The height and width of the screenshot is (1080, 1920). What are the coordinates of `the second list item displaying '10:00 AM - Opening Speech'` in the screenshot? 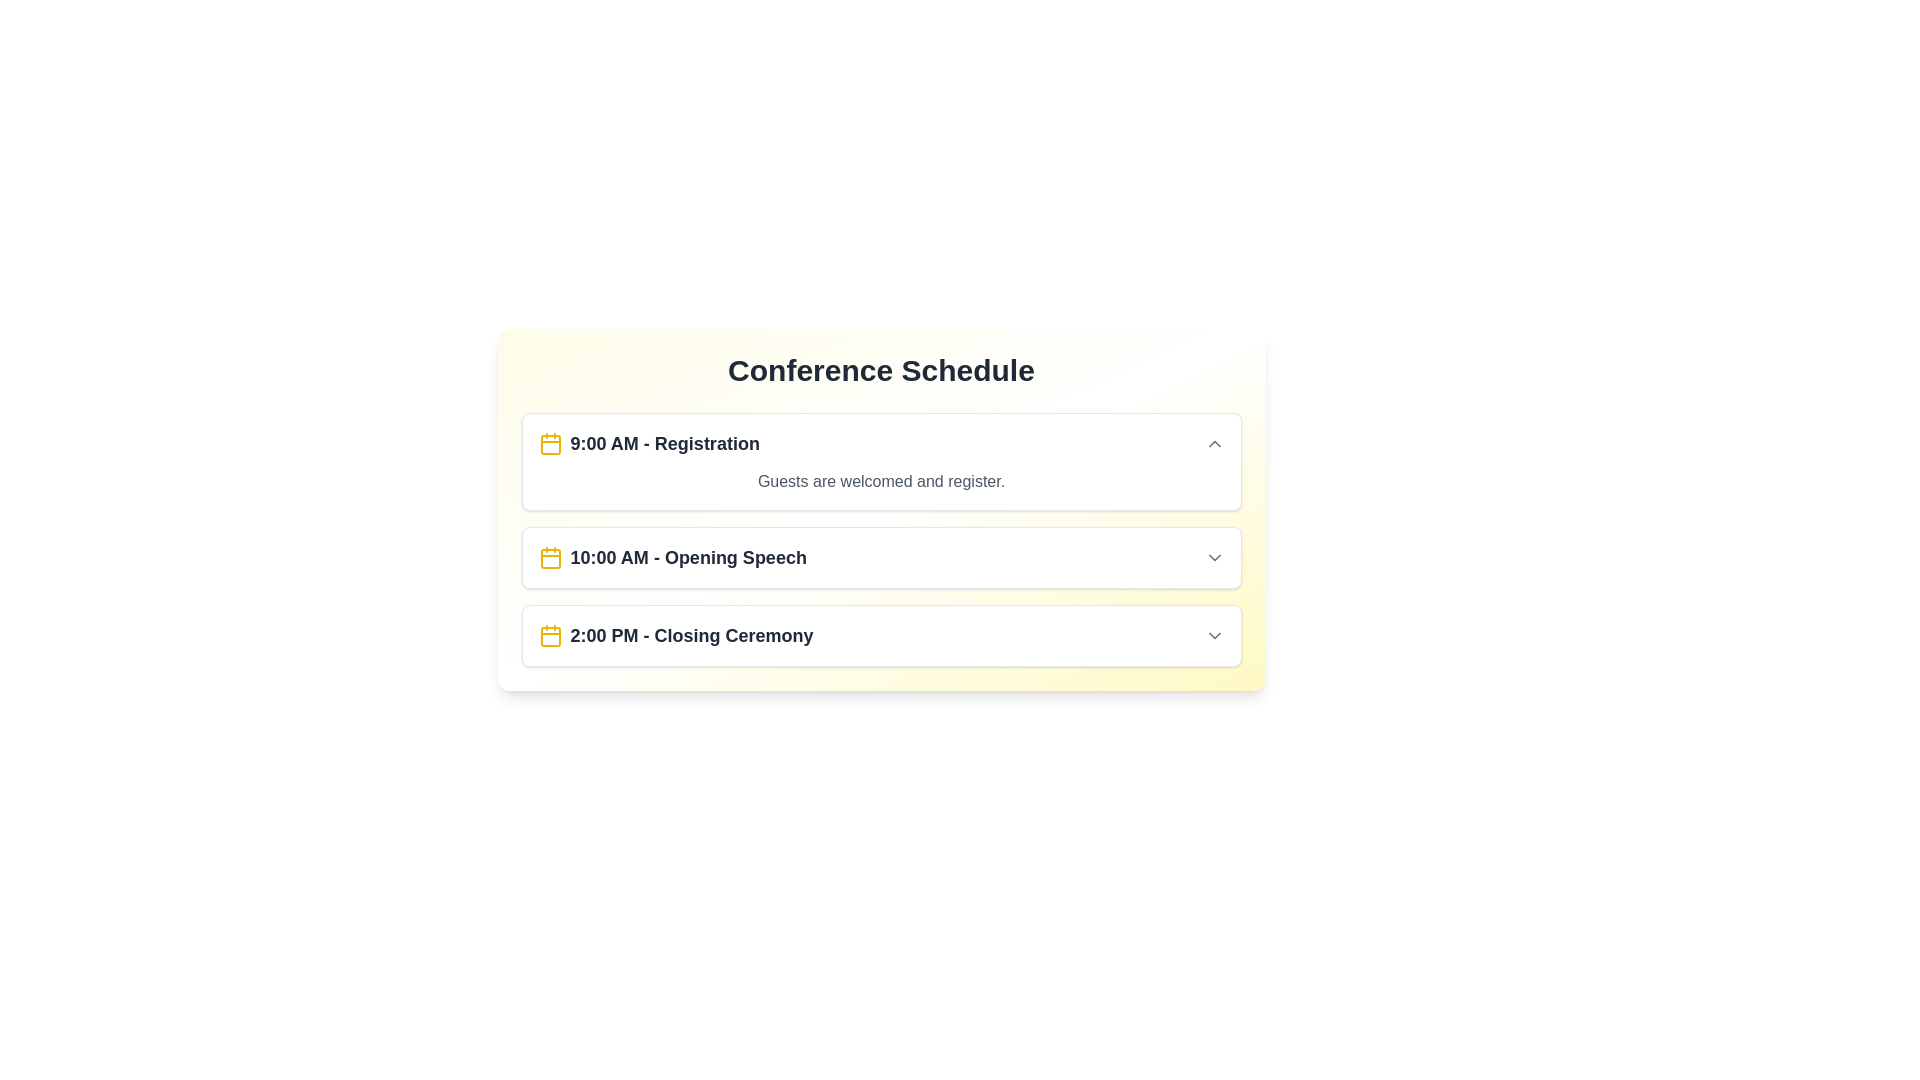 It's located at (880, 558).